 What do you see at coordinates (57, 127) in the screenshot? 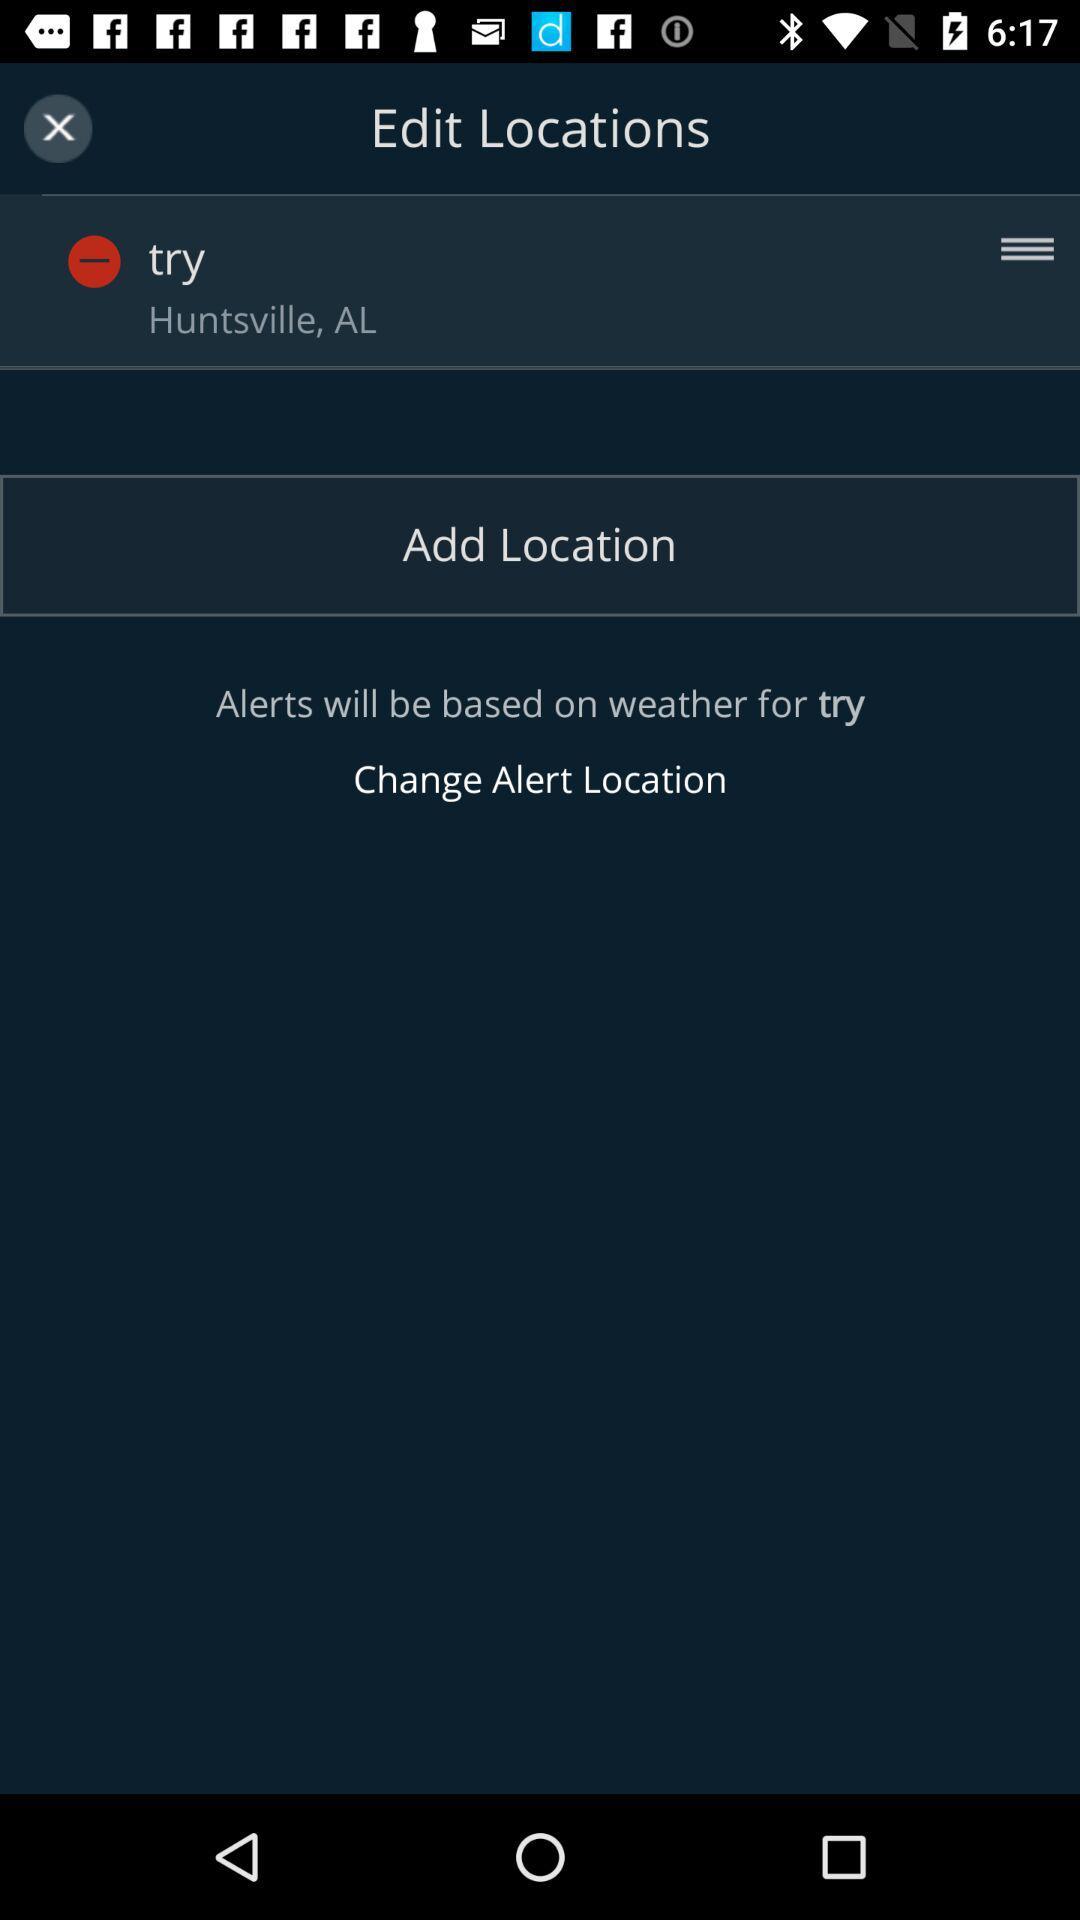
I see `cancel the edit` at bounding box center [57, 127].